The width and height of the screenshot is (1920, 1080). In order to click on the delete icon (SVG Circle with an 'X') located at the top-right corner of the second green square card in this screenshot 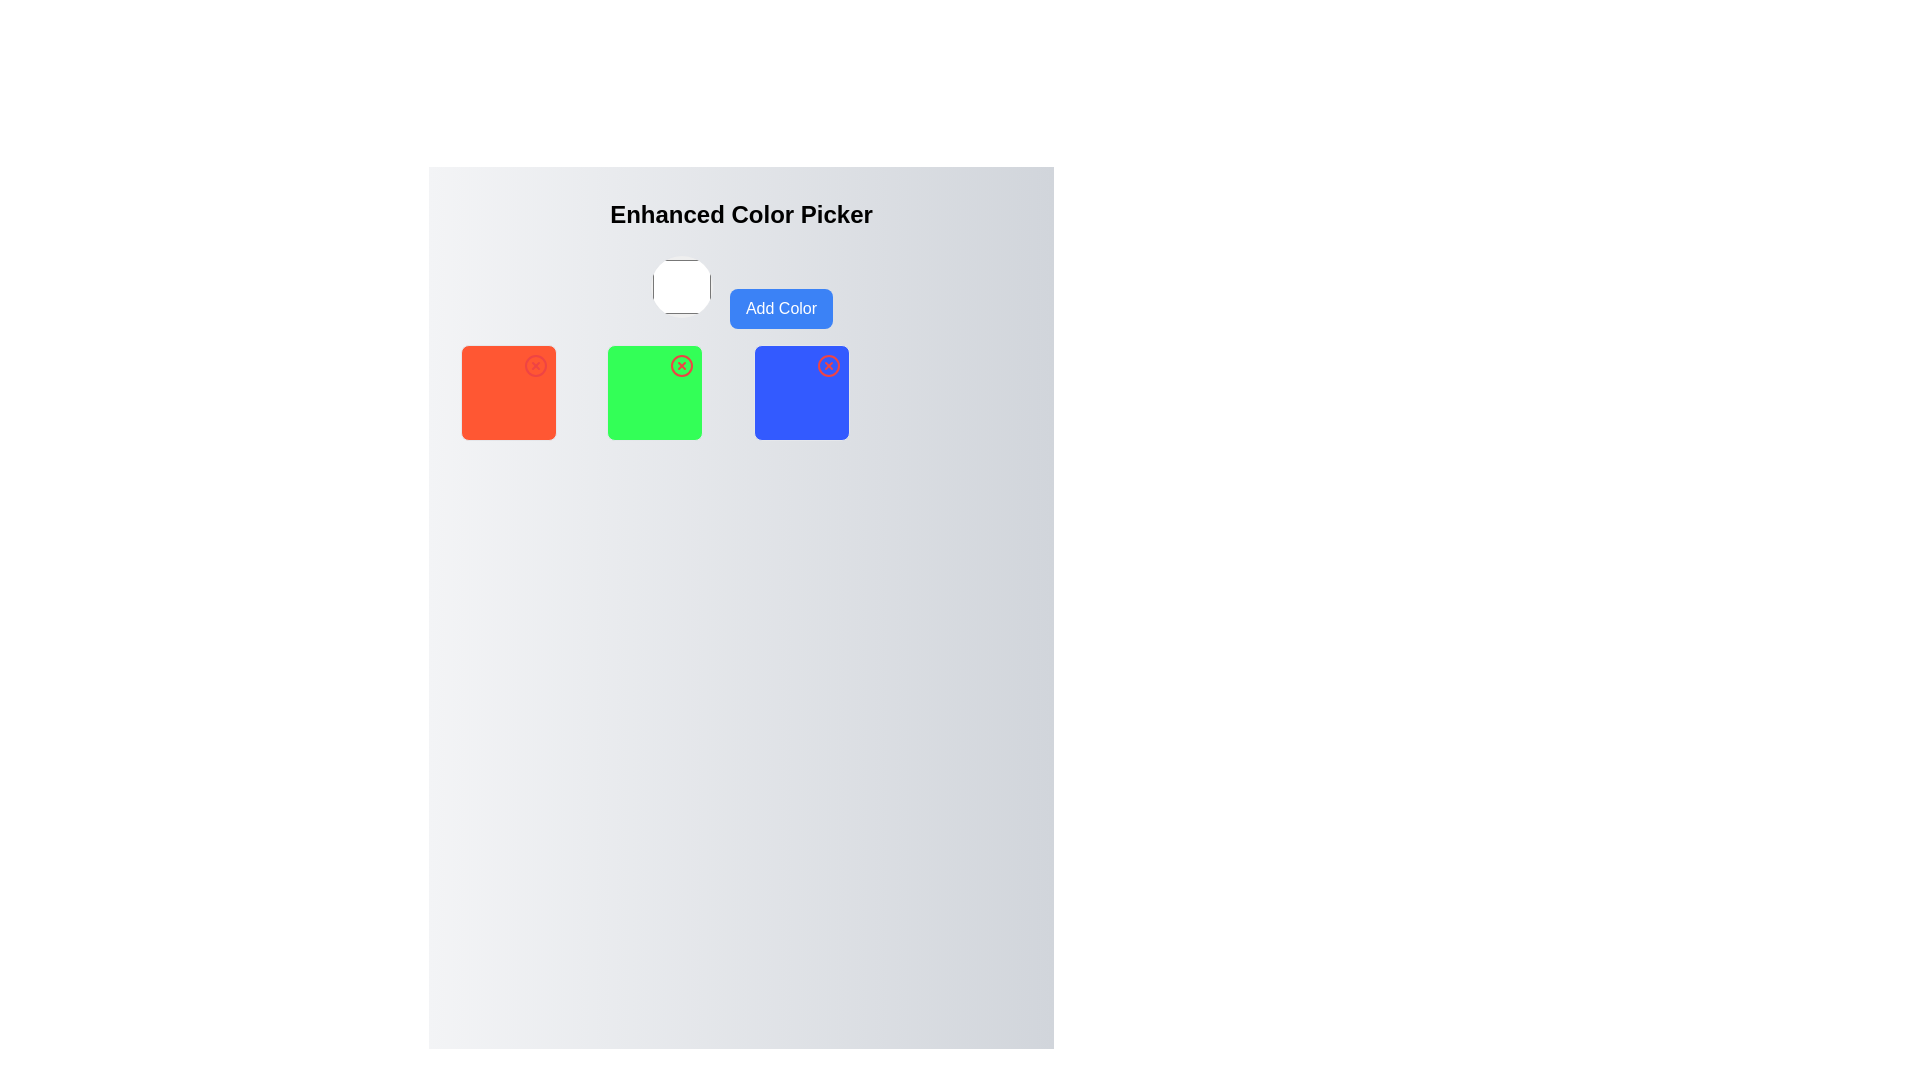, I will do `click(682, 366)`.